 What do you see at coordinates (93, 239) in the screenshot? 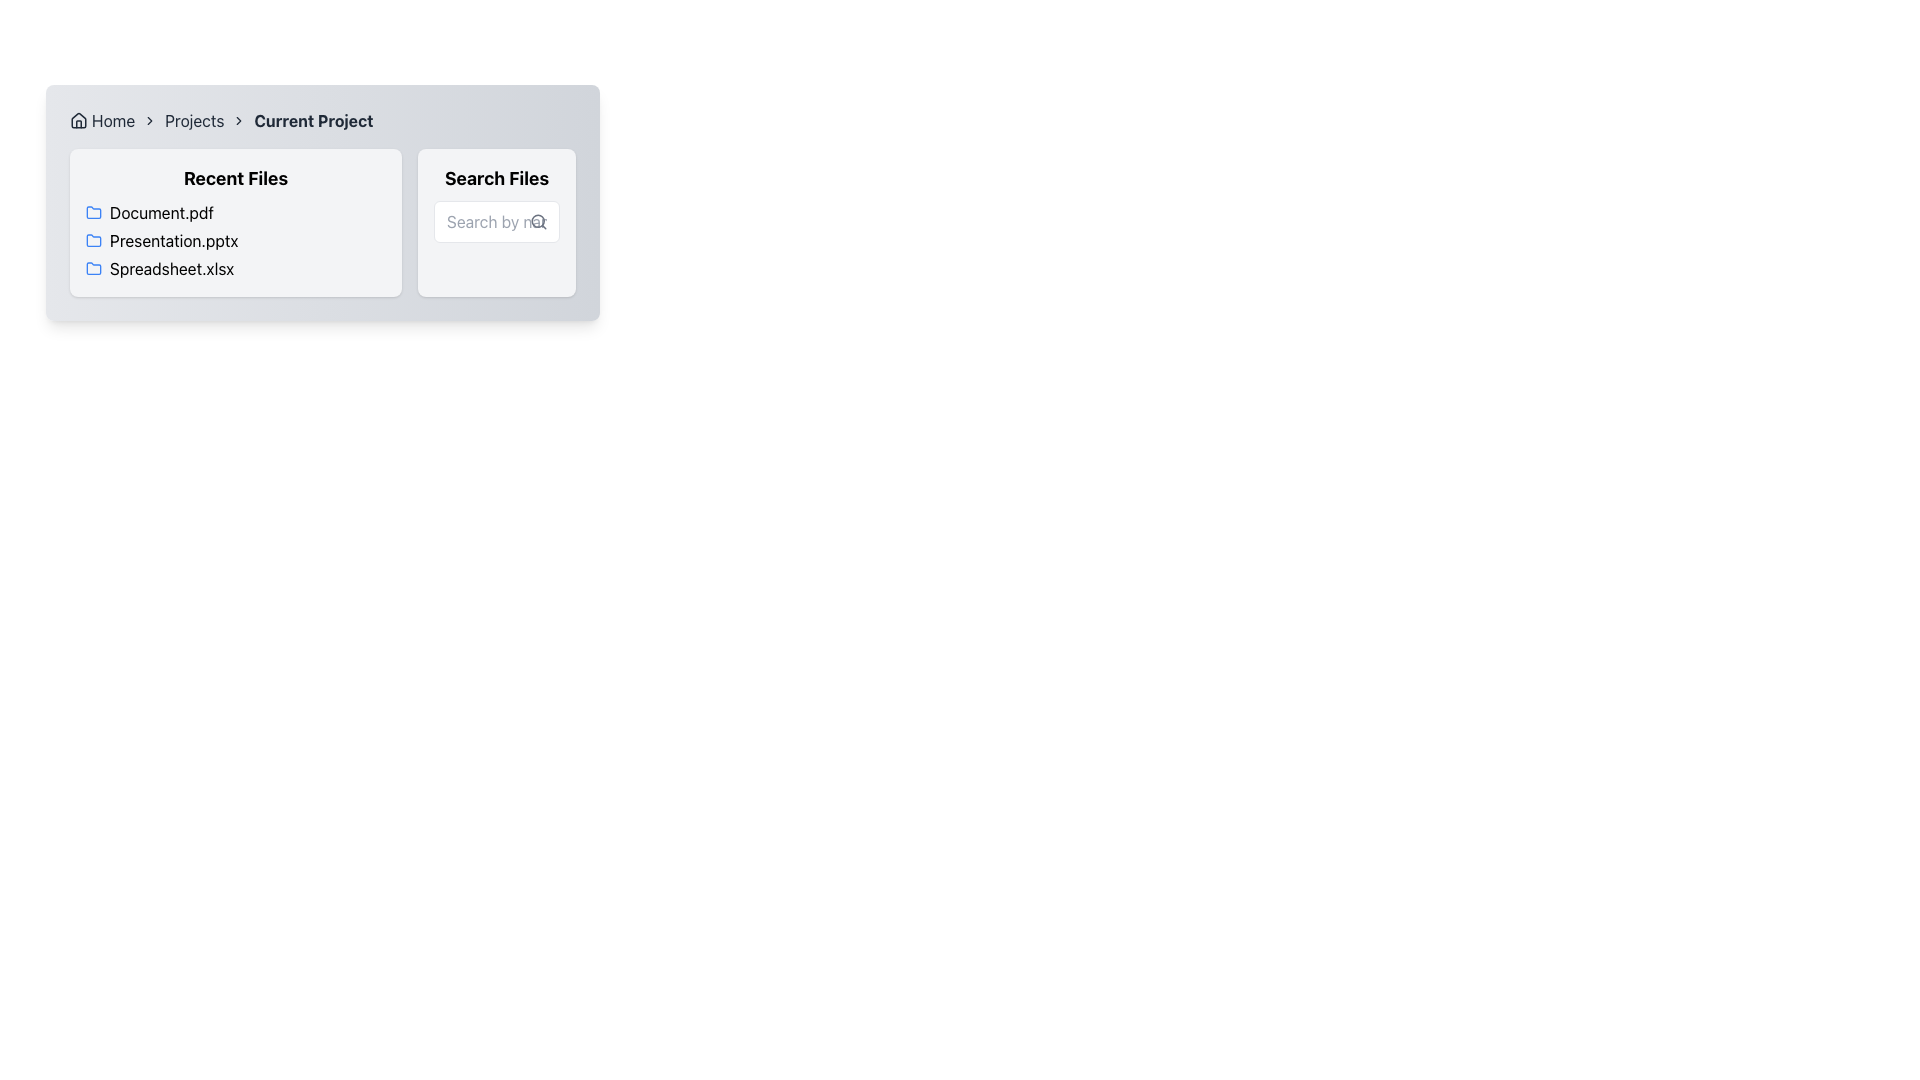
I see `the small folder icon with a blue outline located next to the 'Presentation.pptx' filename text in the 'Recent Files' section` at bounding box center [93, 239].